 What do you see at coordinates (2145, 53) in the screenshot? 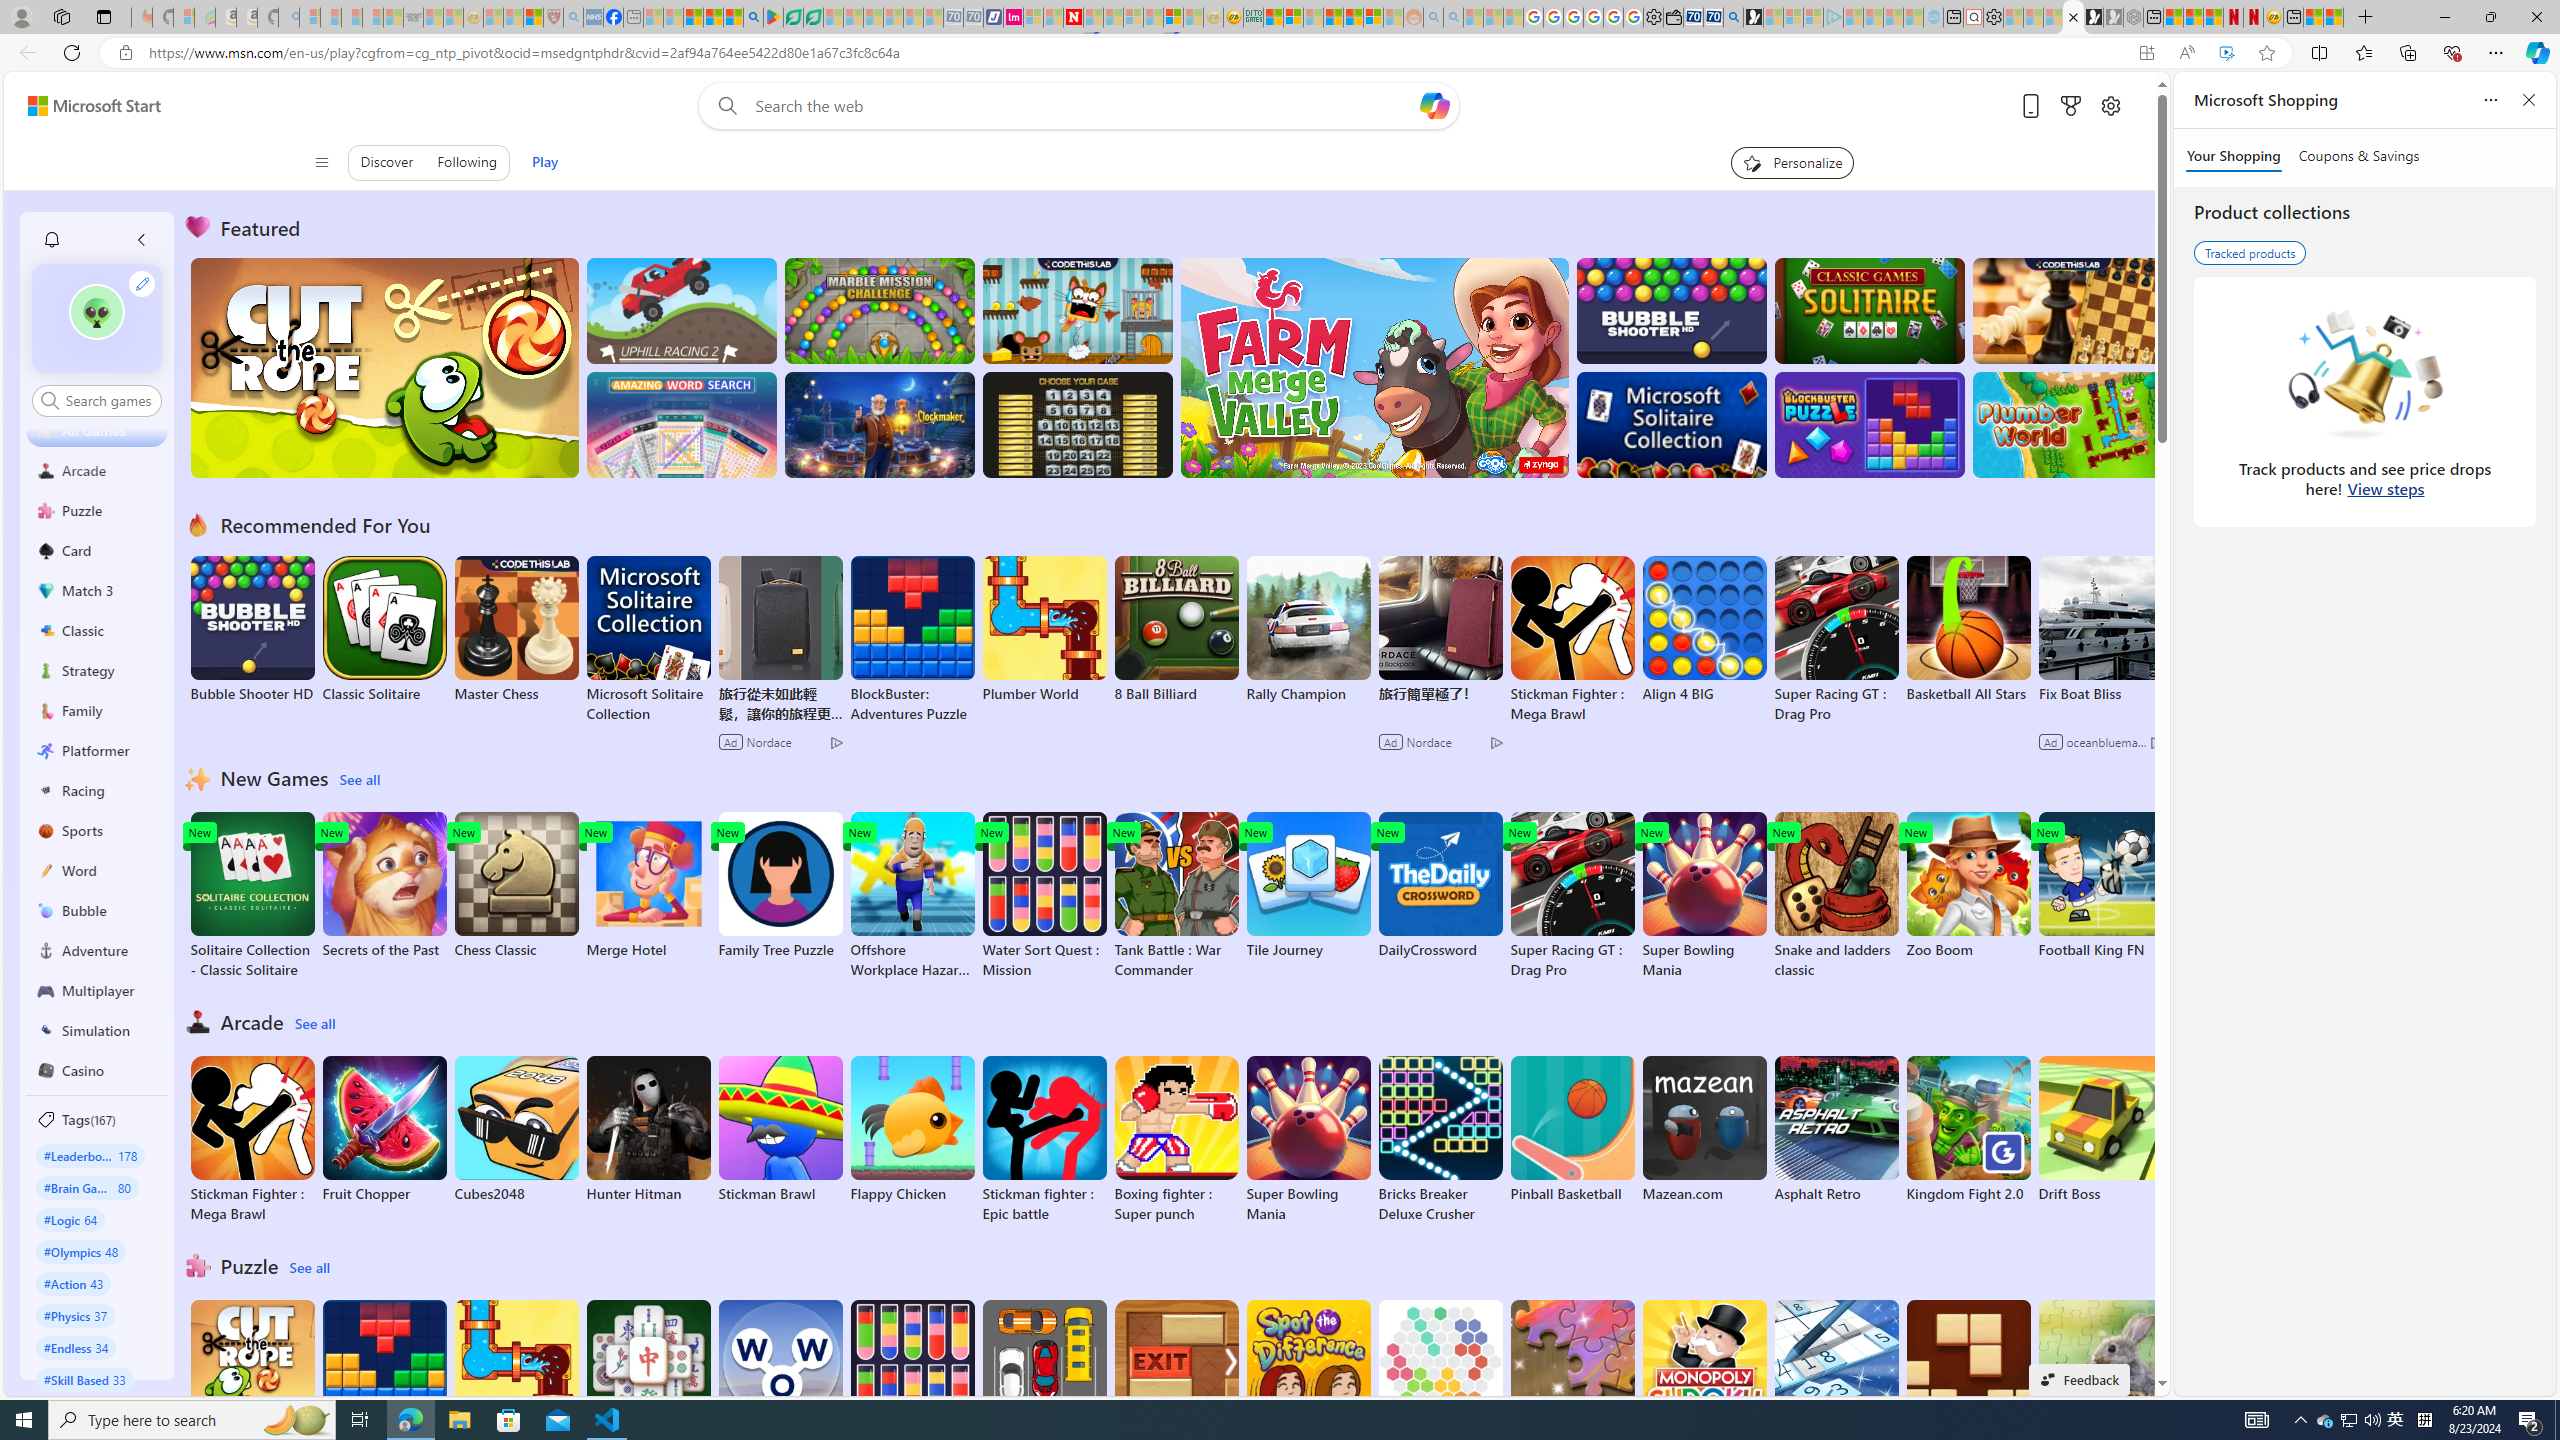
I see `'App available. Install Games from Microsoft Start'` at bounding box center [2145, 53].